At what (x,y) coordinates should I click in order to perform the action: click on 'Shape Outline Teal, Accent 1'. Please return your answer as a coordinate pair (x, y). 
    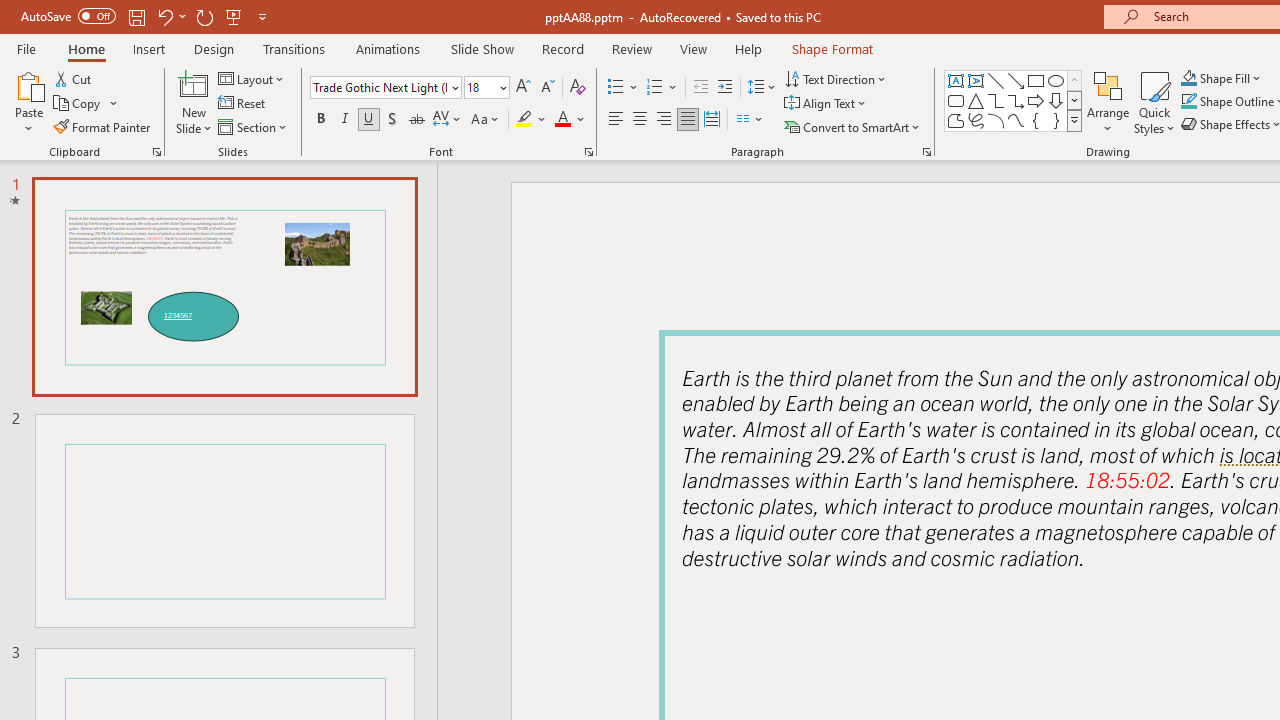
    Looking at the image, I should click on (1189, 101).